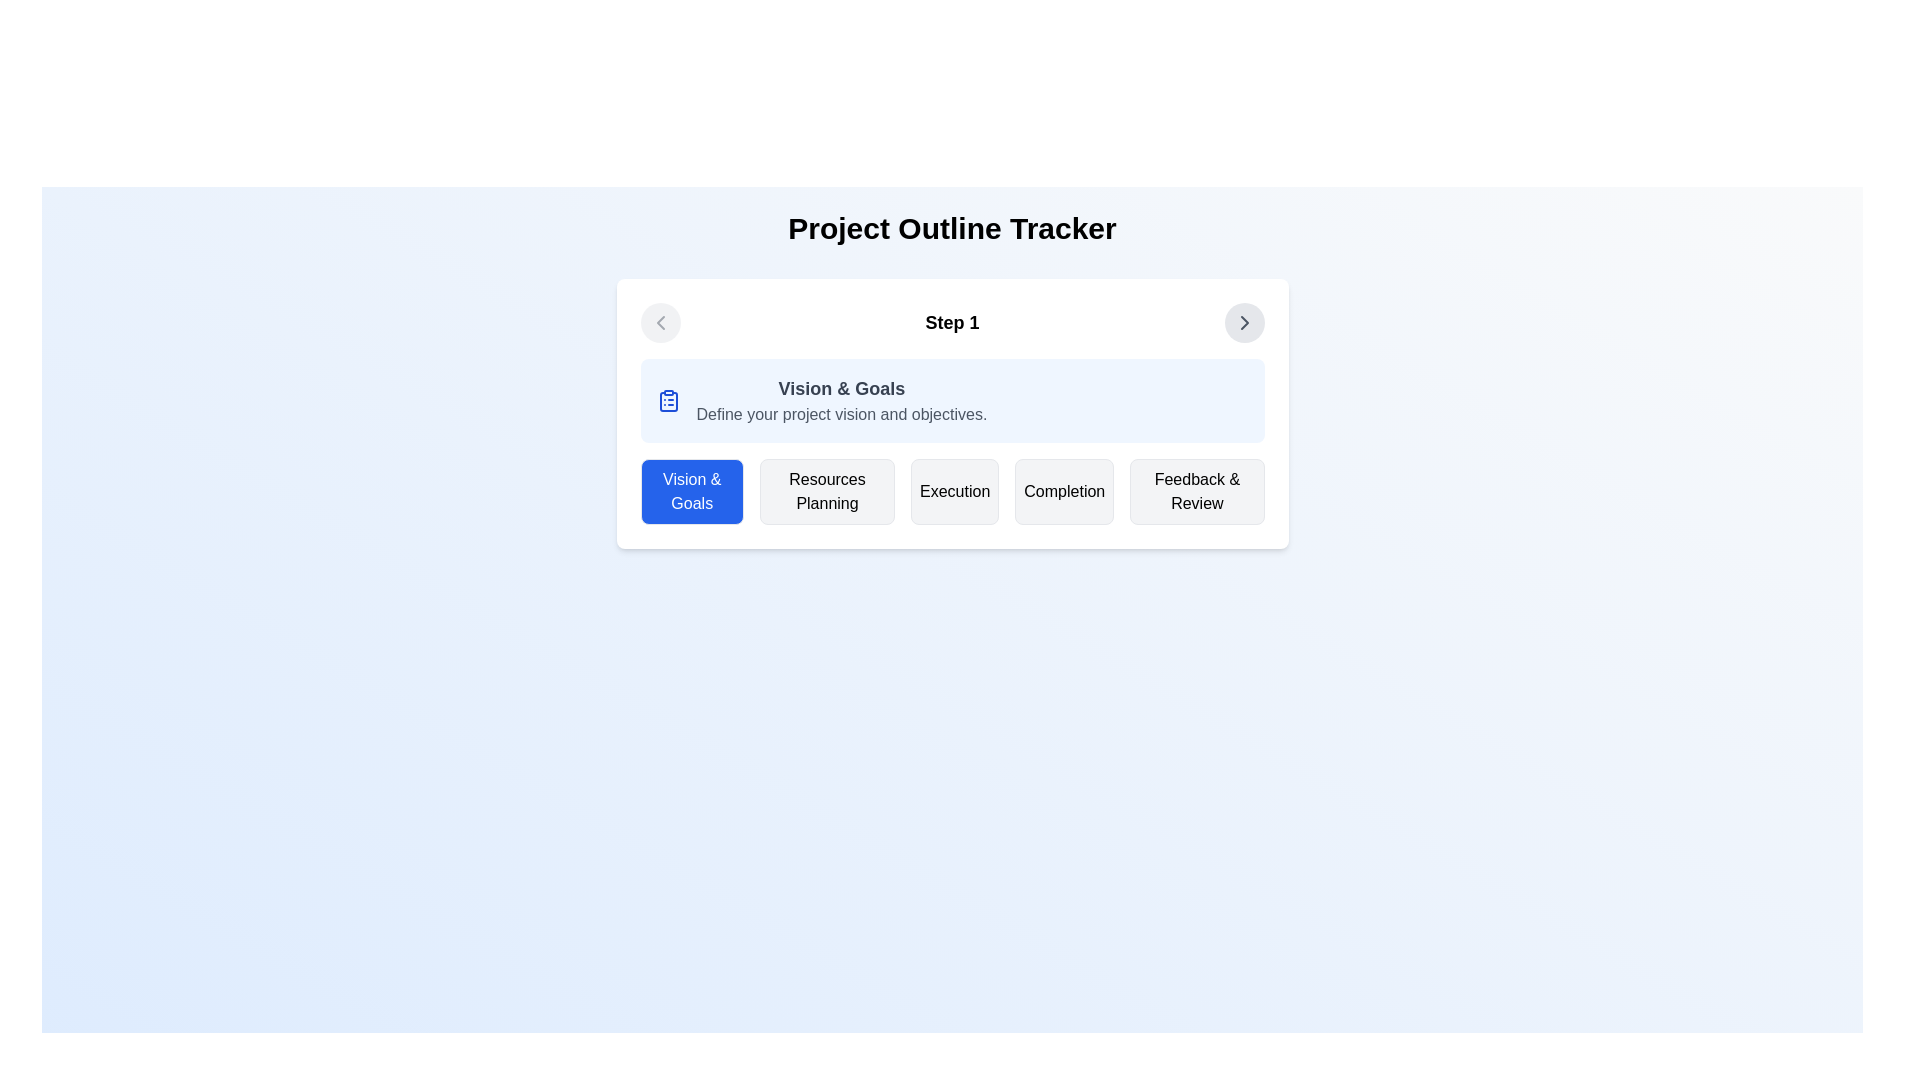 This screenshot has width=1920, height=1080. I want to click on the header text label 'Project Outline Tracker', which is centrally located at the top of the section, so click(951, 227).